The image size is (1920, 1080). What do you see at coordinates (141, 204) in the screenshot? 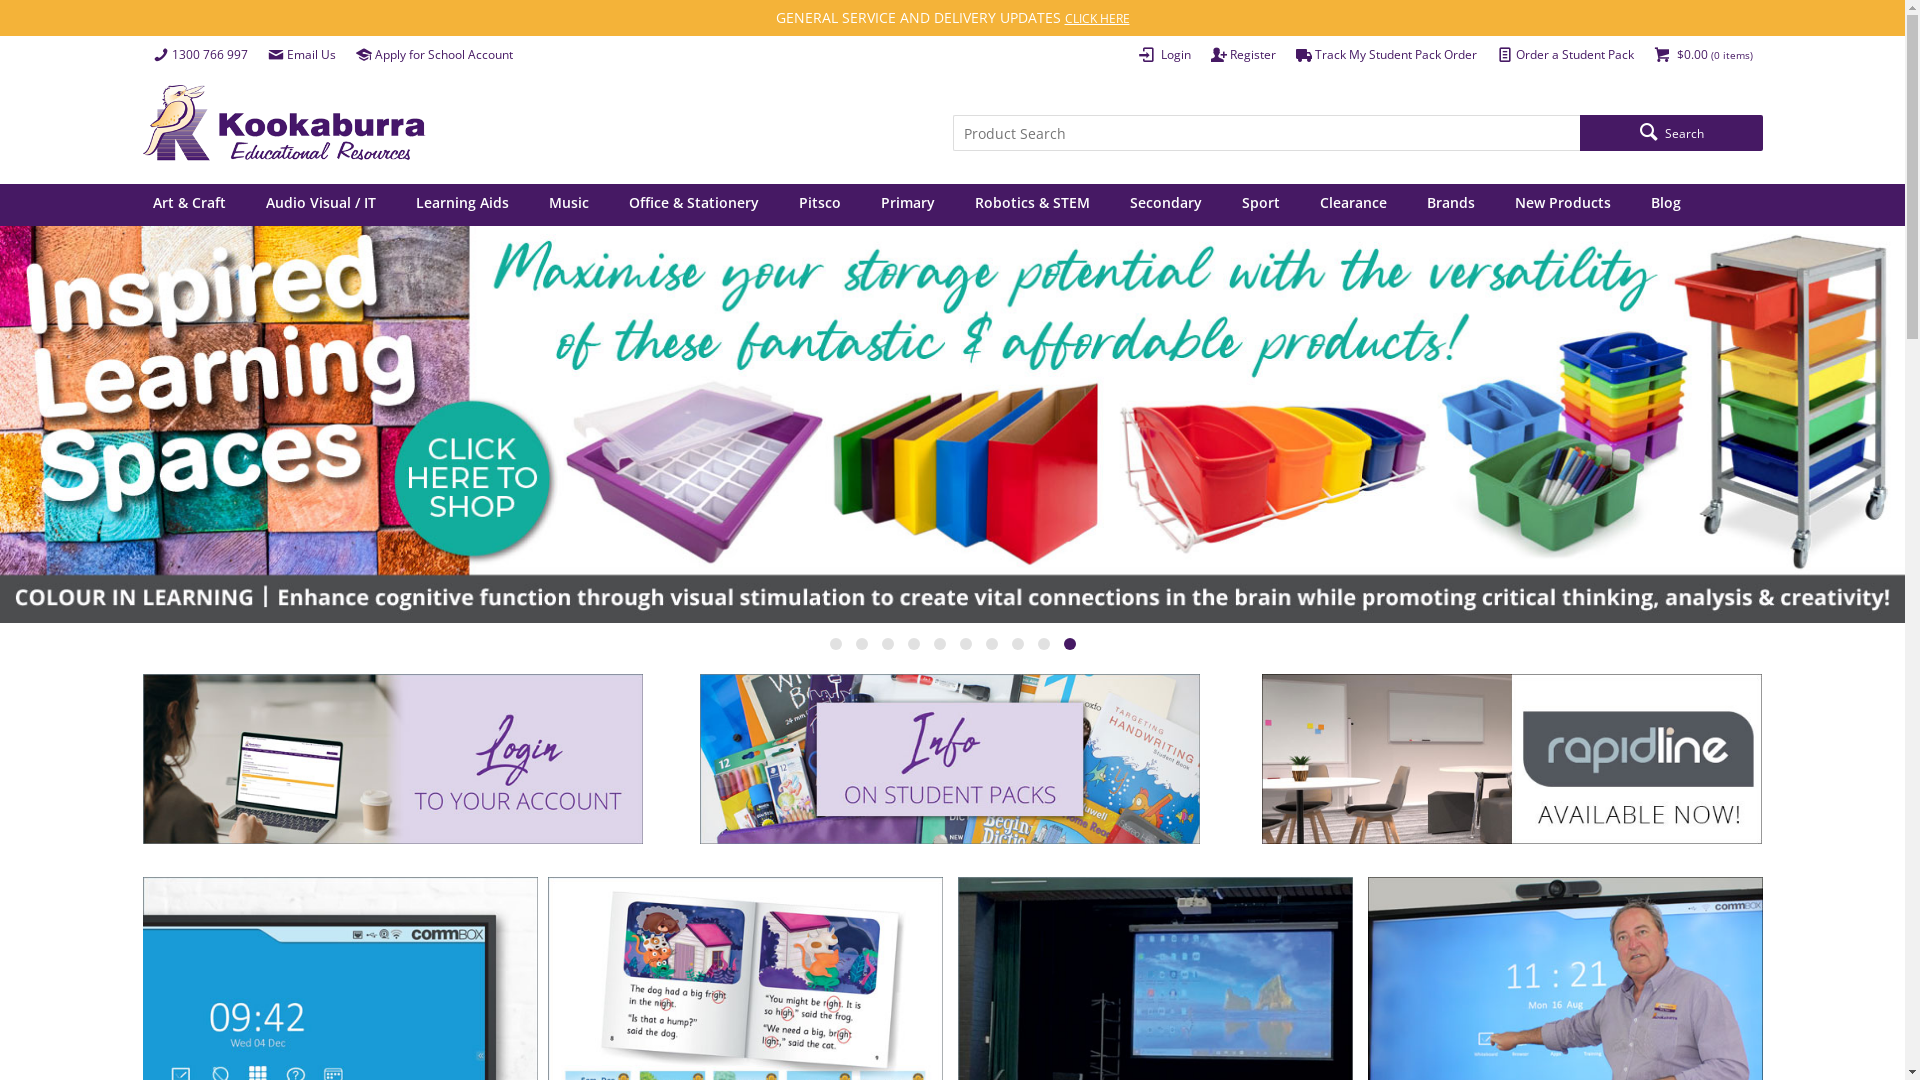
I see `'Art & Craft'` at bounding box center [141, 204].